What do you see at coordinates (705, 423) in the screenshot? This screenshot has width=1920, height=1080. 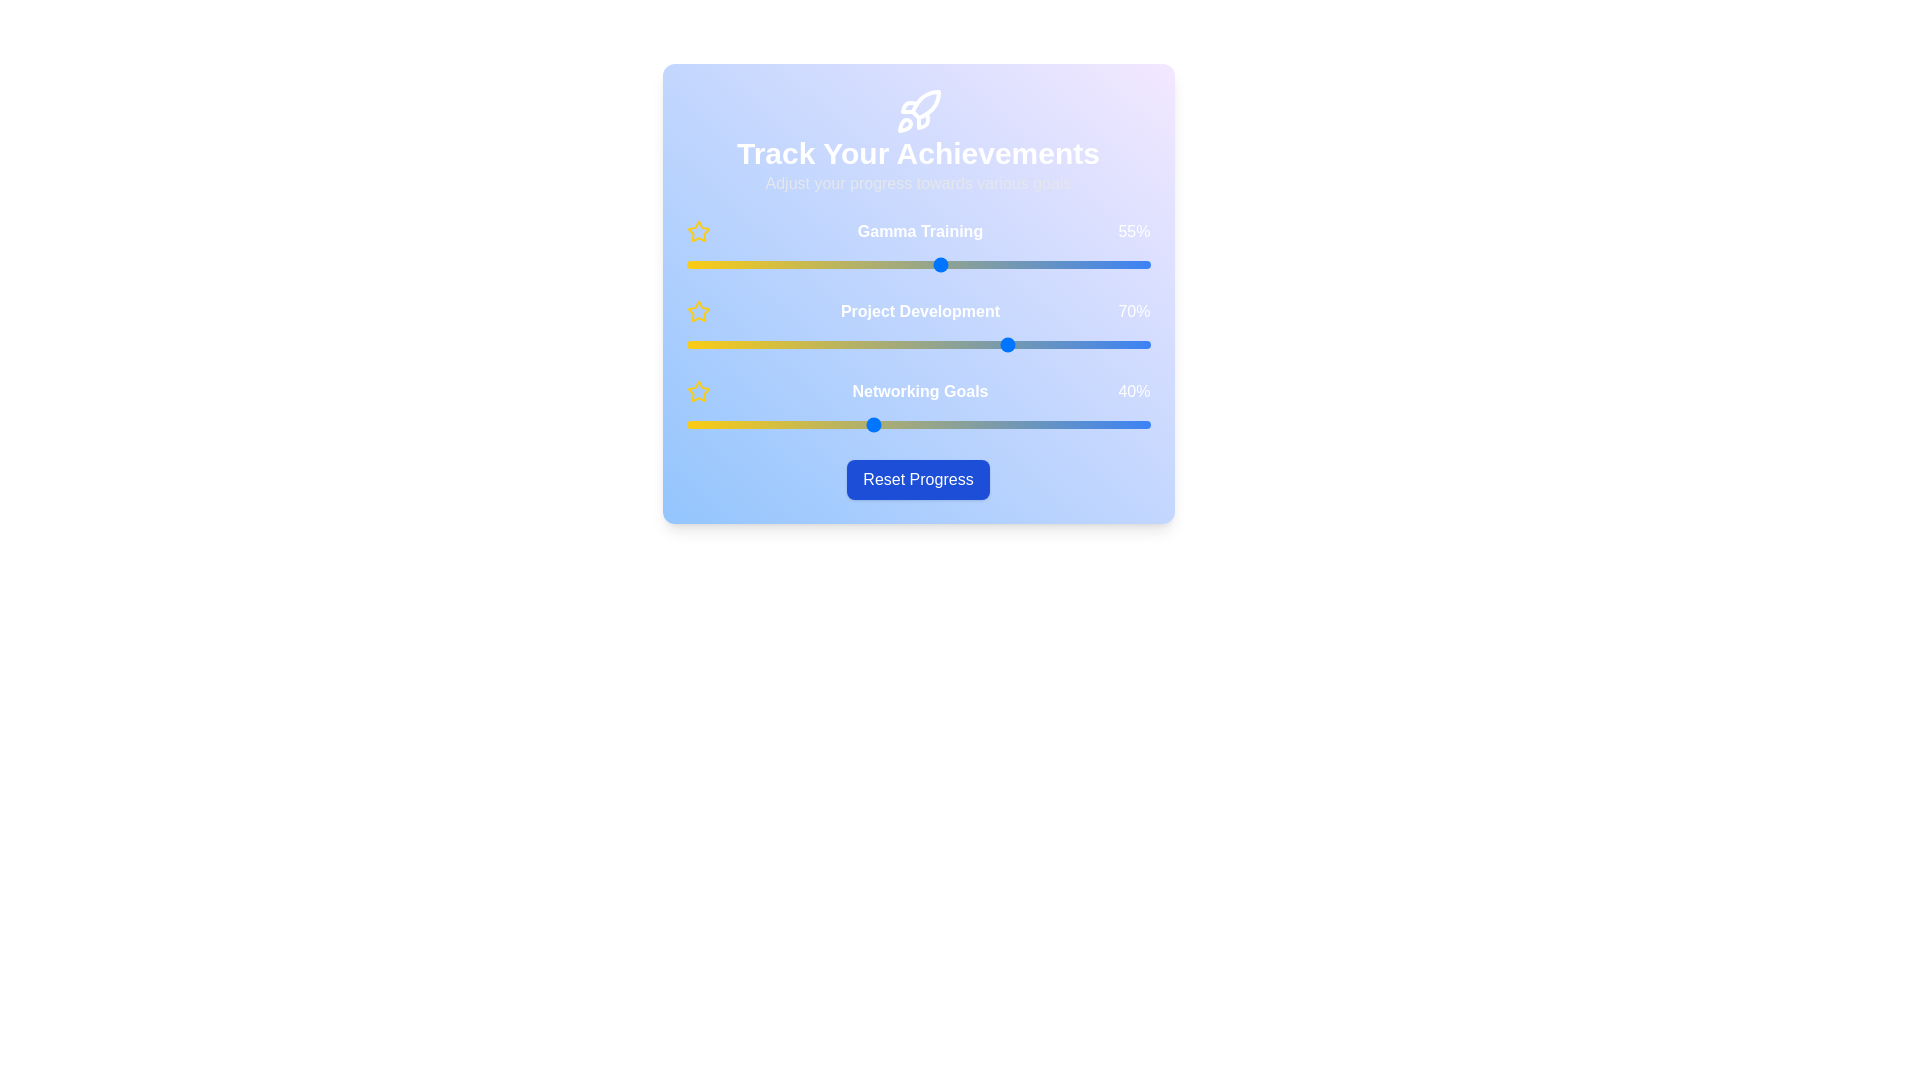 I see `the 'Networking Goals' slider to 4%` at bounding box center [705, 423].